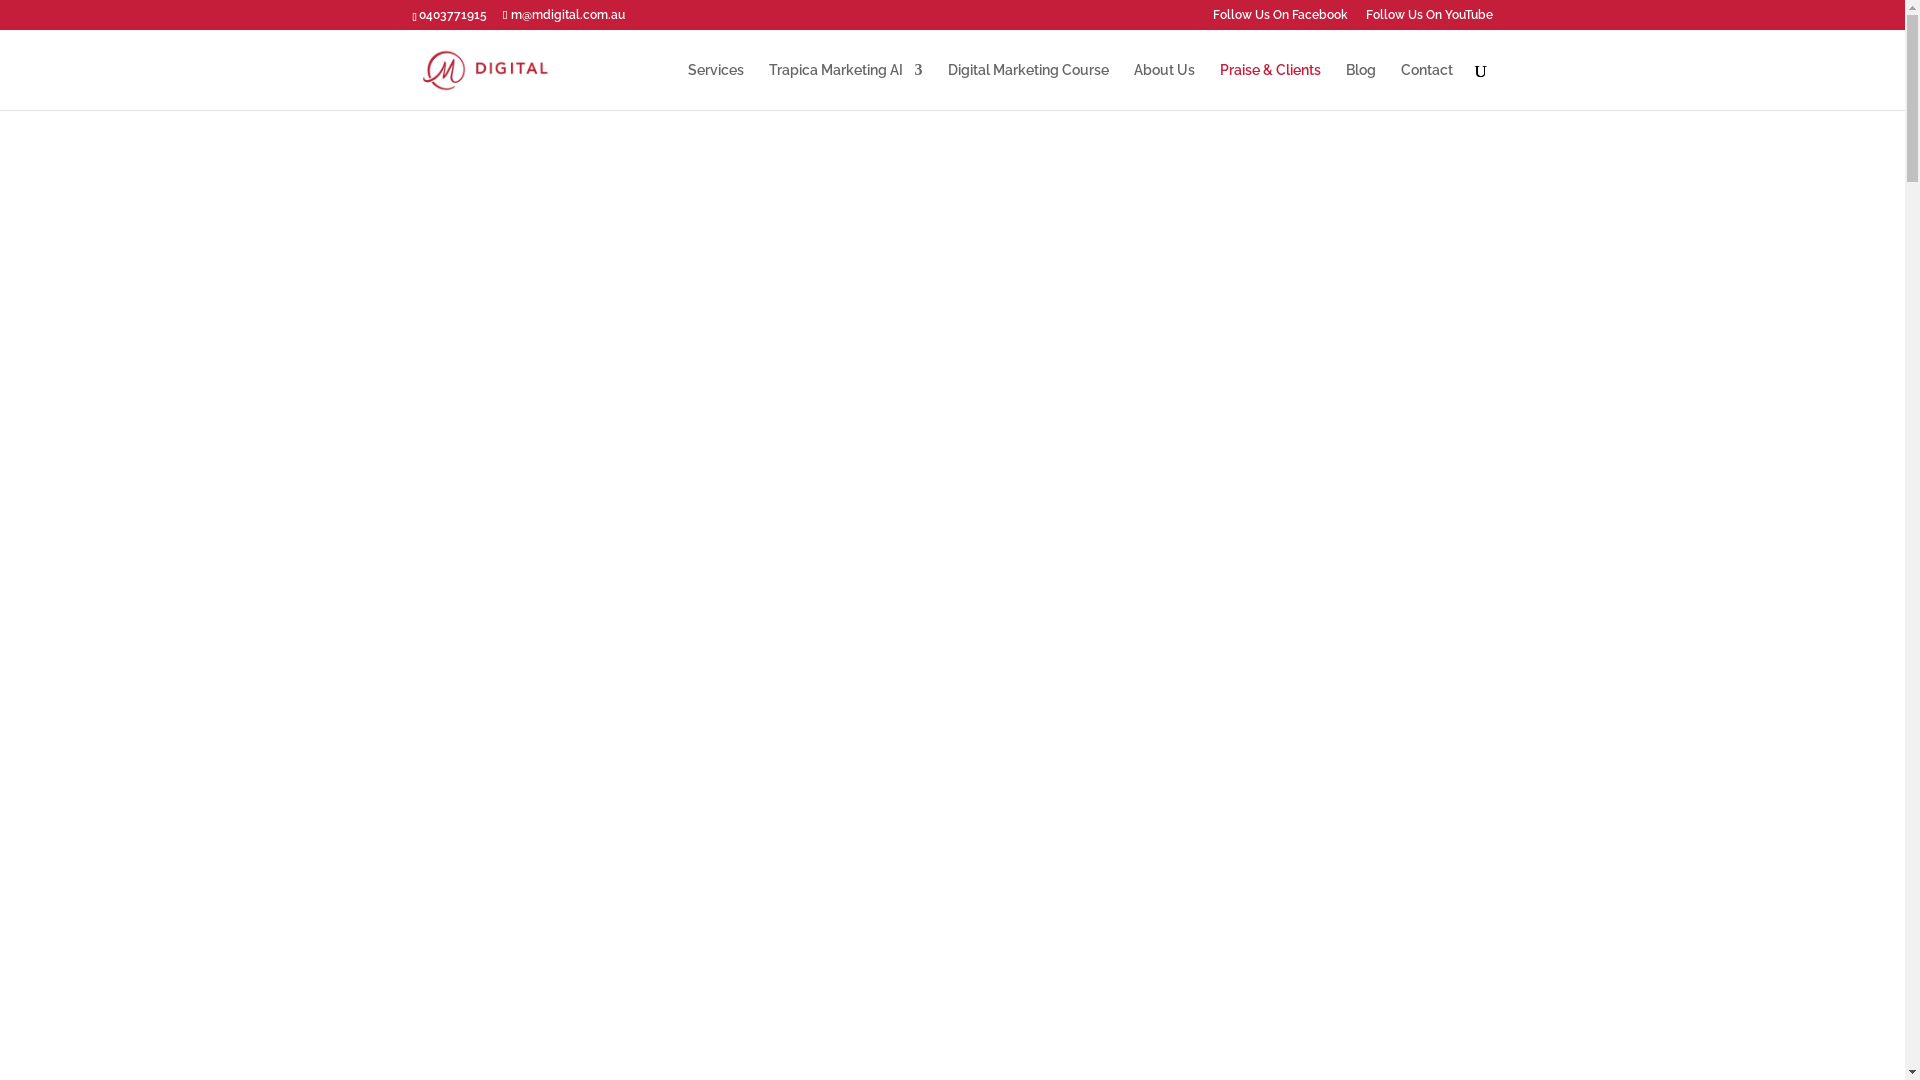  What do you see at coordinates (1428, 19) in the screenshot?
I see `'Follow Us On YouTube'` at bounding box center [1428, 19].